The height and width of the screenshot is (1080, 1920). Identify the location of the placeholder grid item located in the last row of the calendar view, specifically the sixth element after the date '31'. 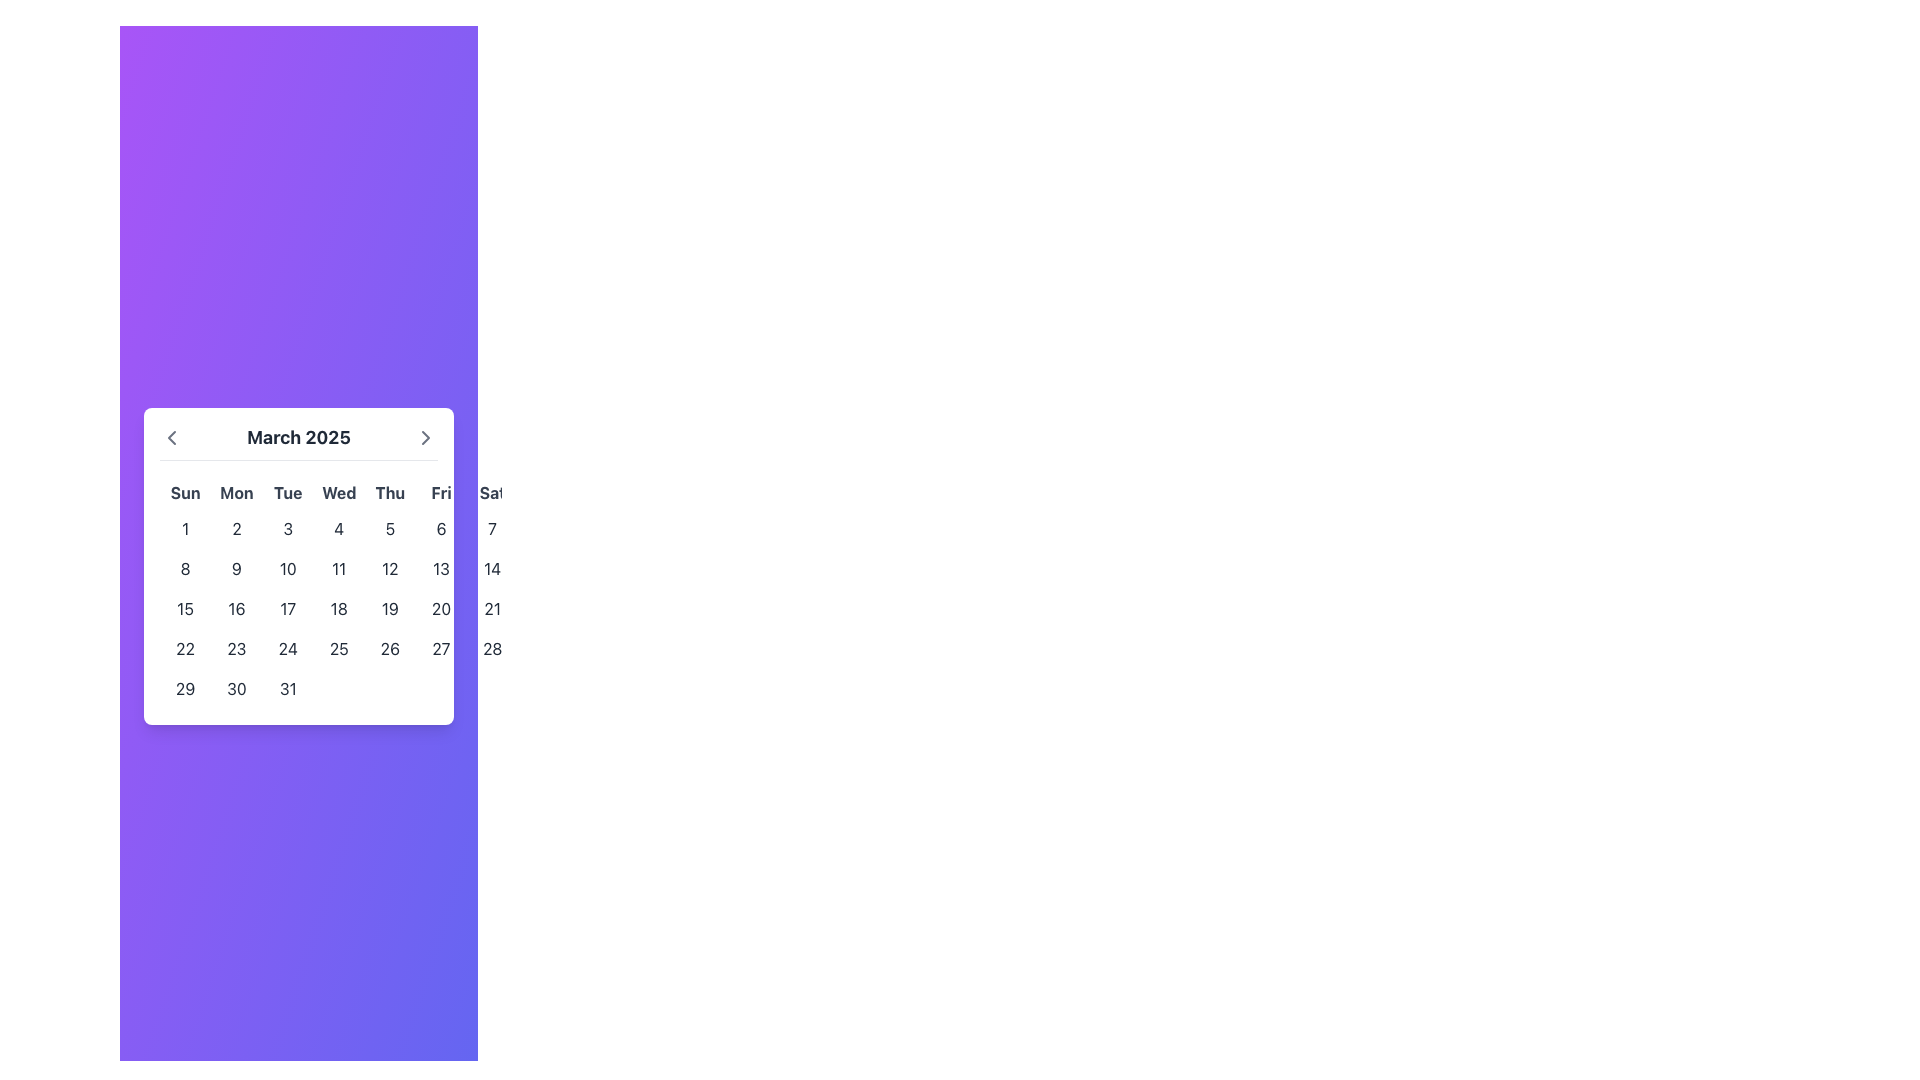
(440, 687).